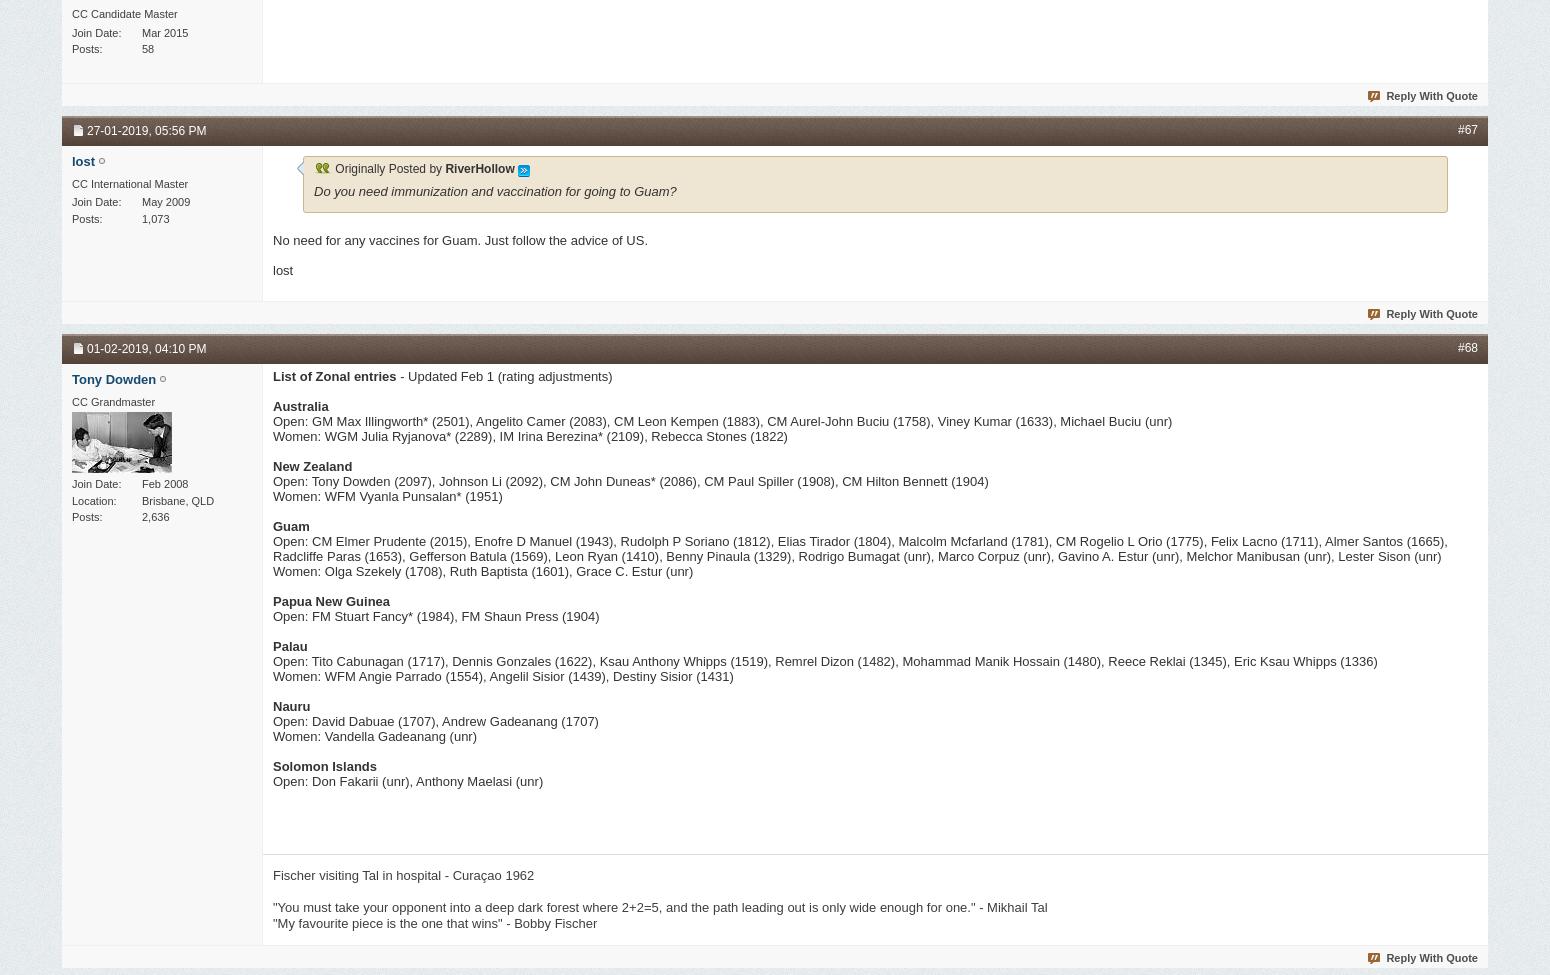 The height and width of the screenshot is (975, 1550). Describe the element at coordinates (165, 202) in the screenshot. I see `'May 2009'` at that location.